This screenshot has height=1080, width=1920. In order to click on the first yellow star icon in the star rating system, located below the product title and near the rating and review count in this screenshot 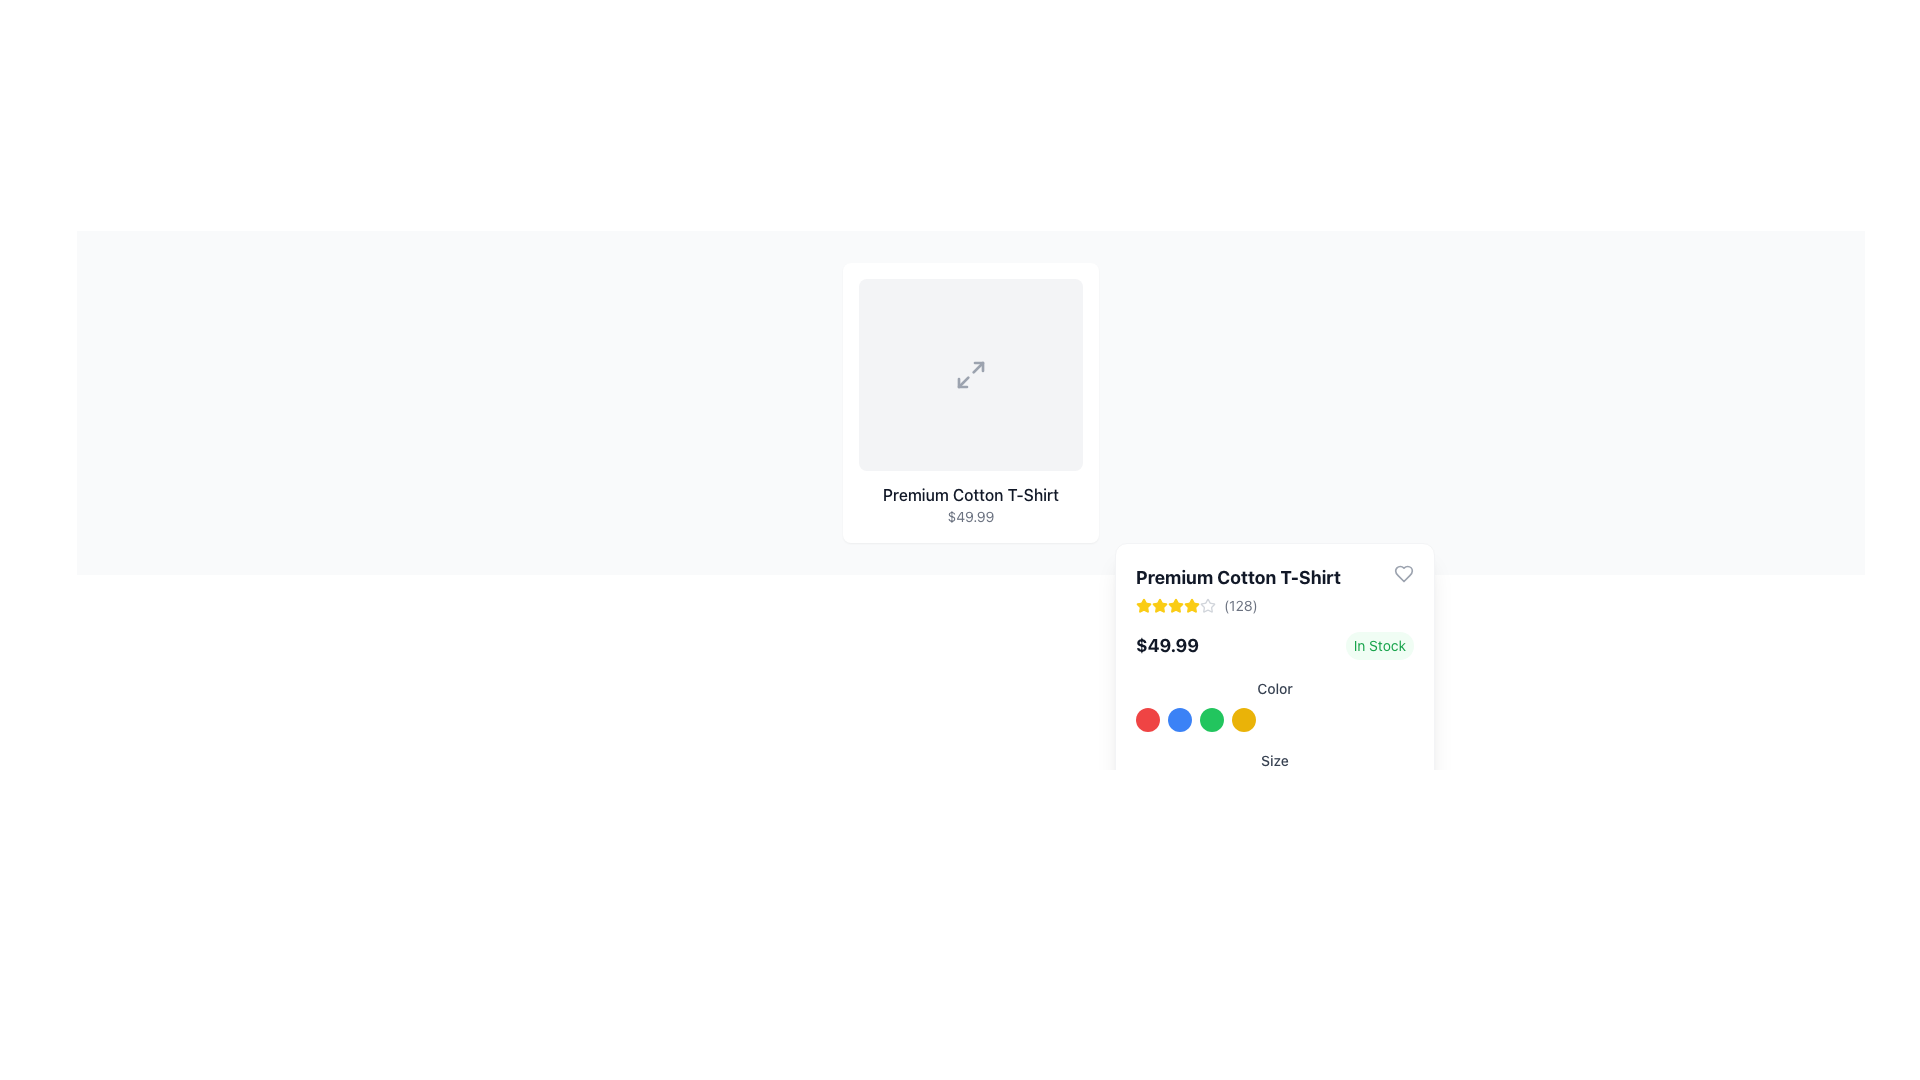, I will do `click(1143, 604)`.